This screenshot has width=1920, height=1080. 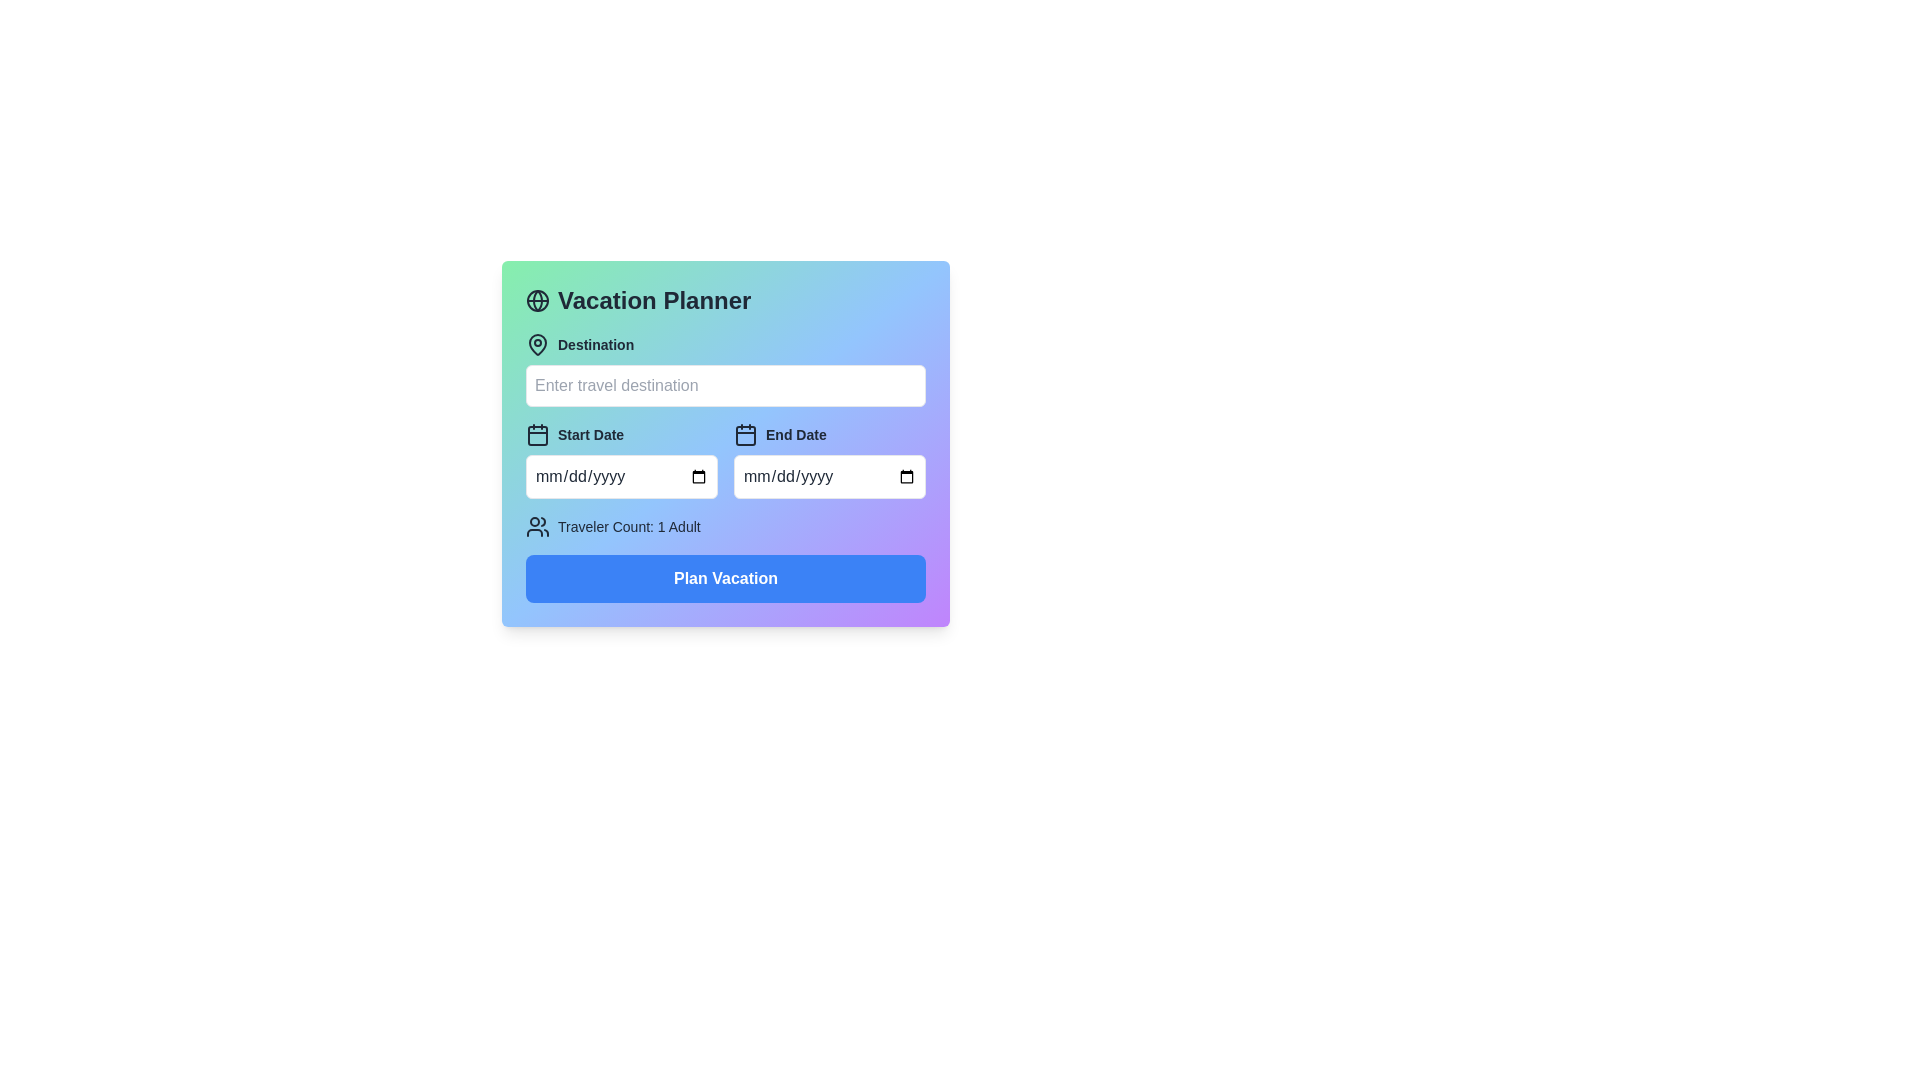 I want to click on the inner SVG Rectangle of the calendar icon located to the right of the 'End Date' text input field, so click(x=744, y=434).